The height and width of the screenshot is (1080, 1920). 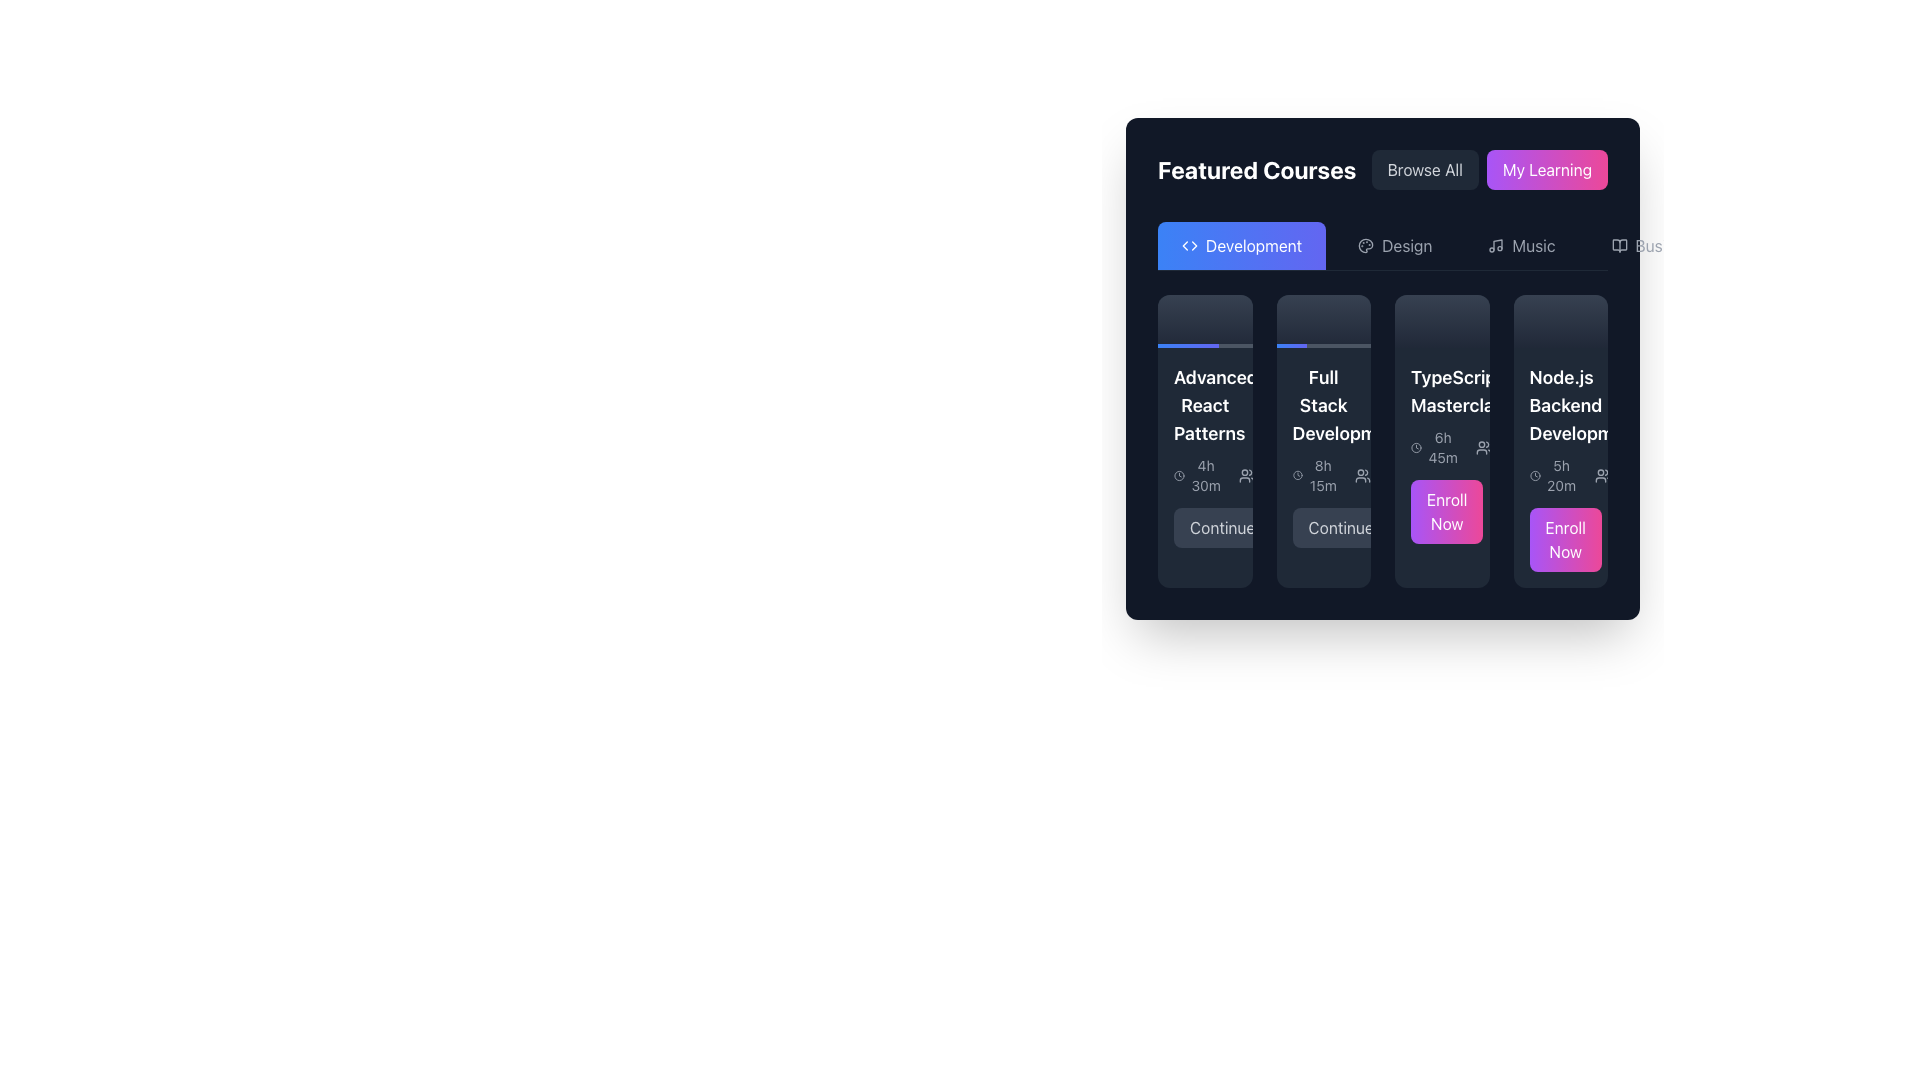 What do you see at coordinates (1204, 320) in the screenshot?
I see `the circular play button with a white background and a play symbol` at bounding box center [1204, 320].